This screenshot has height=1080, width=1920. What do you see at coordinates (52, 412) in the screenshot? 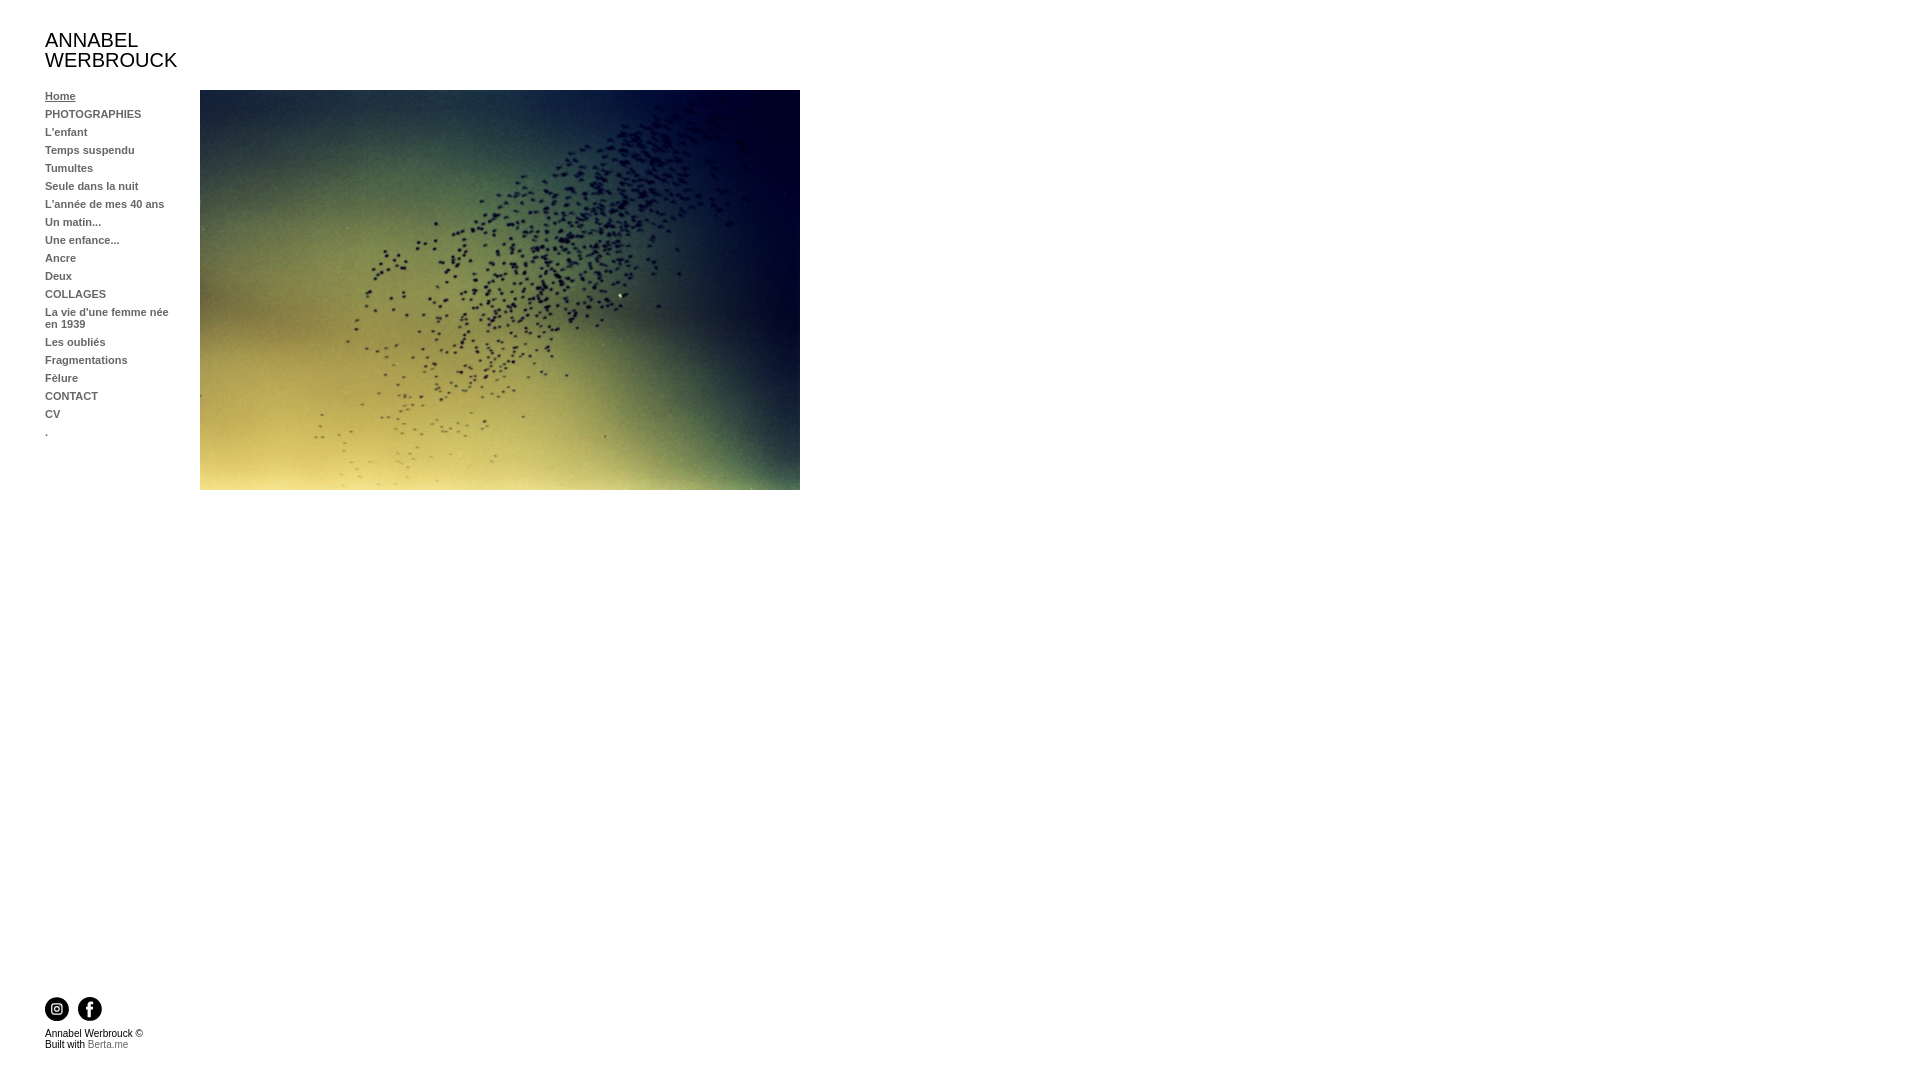
I see `'CV'` at bounding box center [52, 412].